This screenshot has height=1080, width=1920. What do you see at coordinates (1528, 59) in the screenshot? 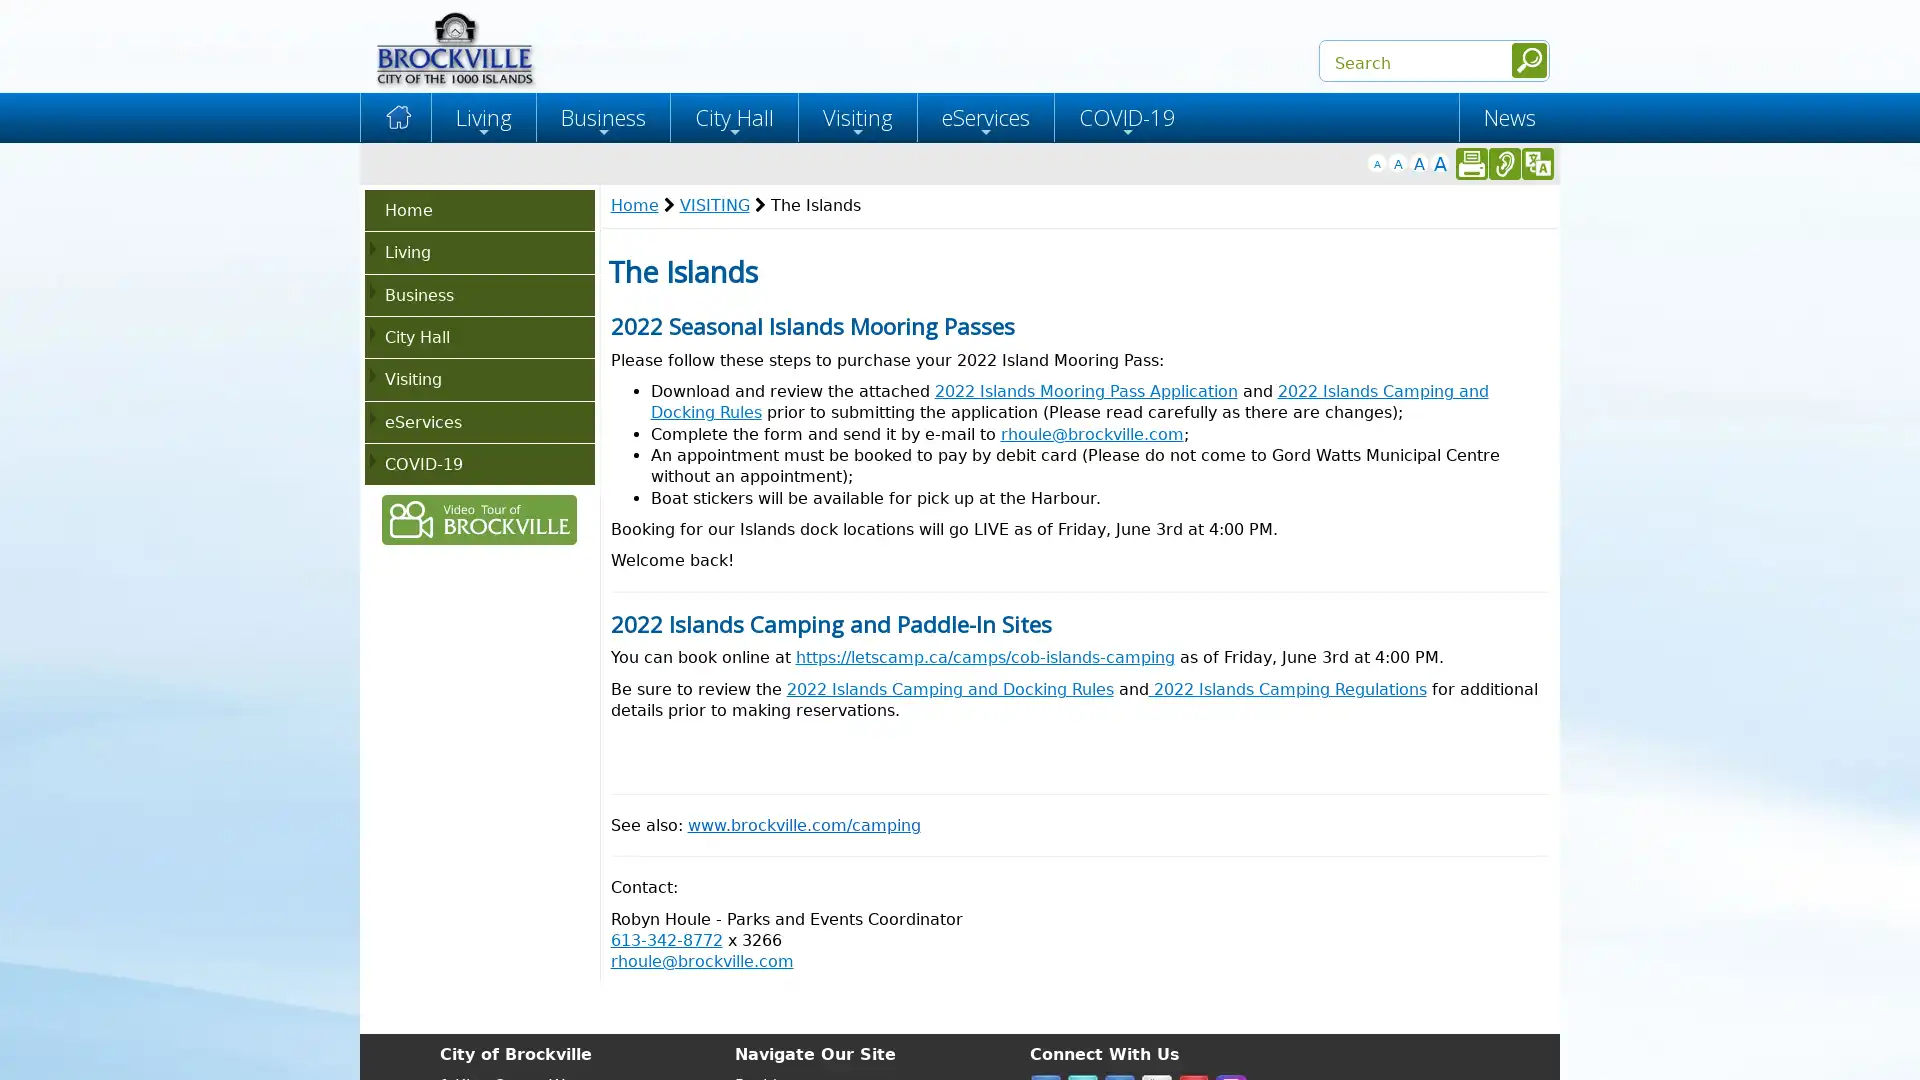
I see `Click to search` at bounding box center [1528, 59].